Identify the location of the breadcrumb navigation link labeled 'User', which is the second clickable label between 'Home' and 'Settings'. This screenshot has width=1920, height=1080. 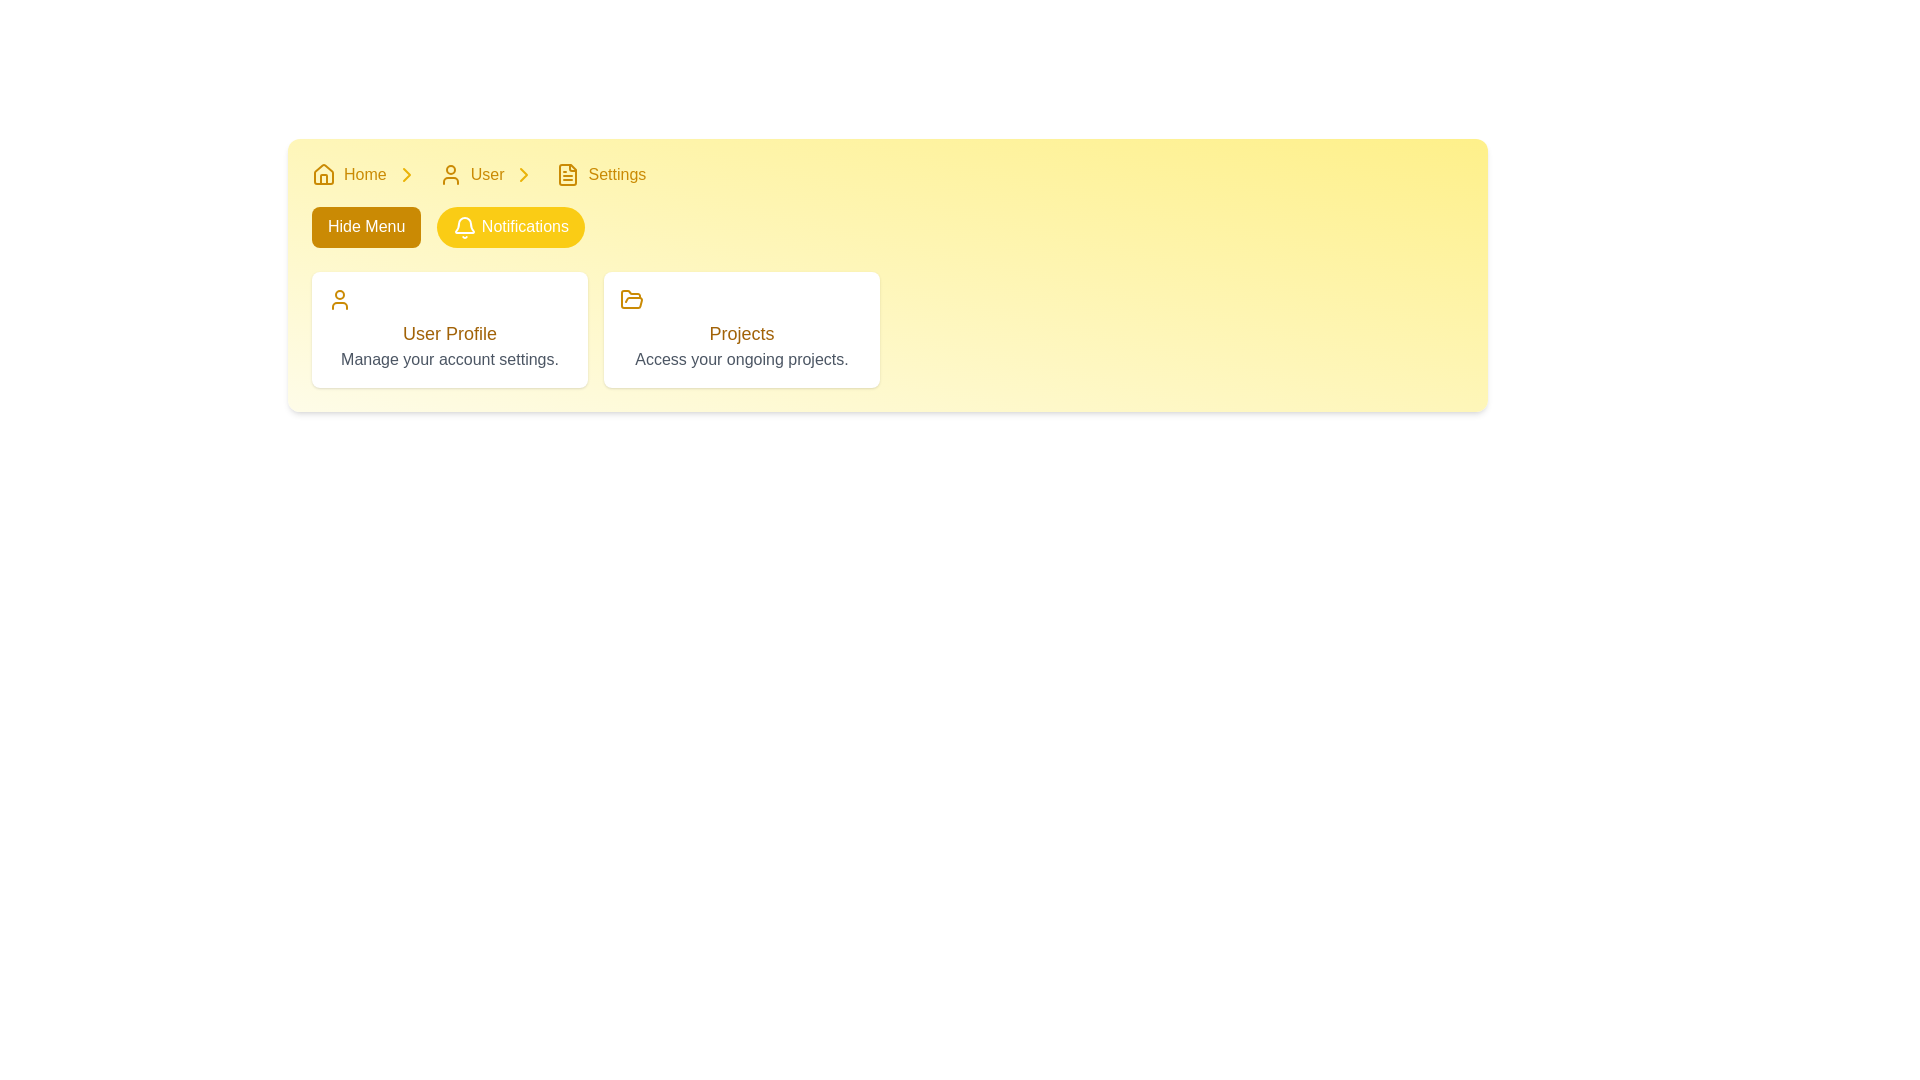
(491, 173).